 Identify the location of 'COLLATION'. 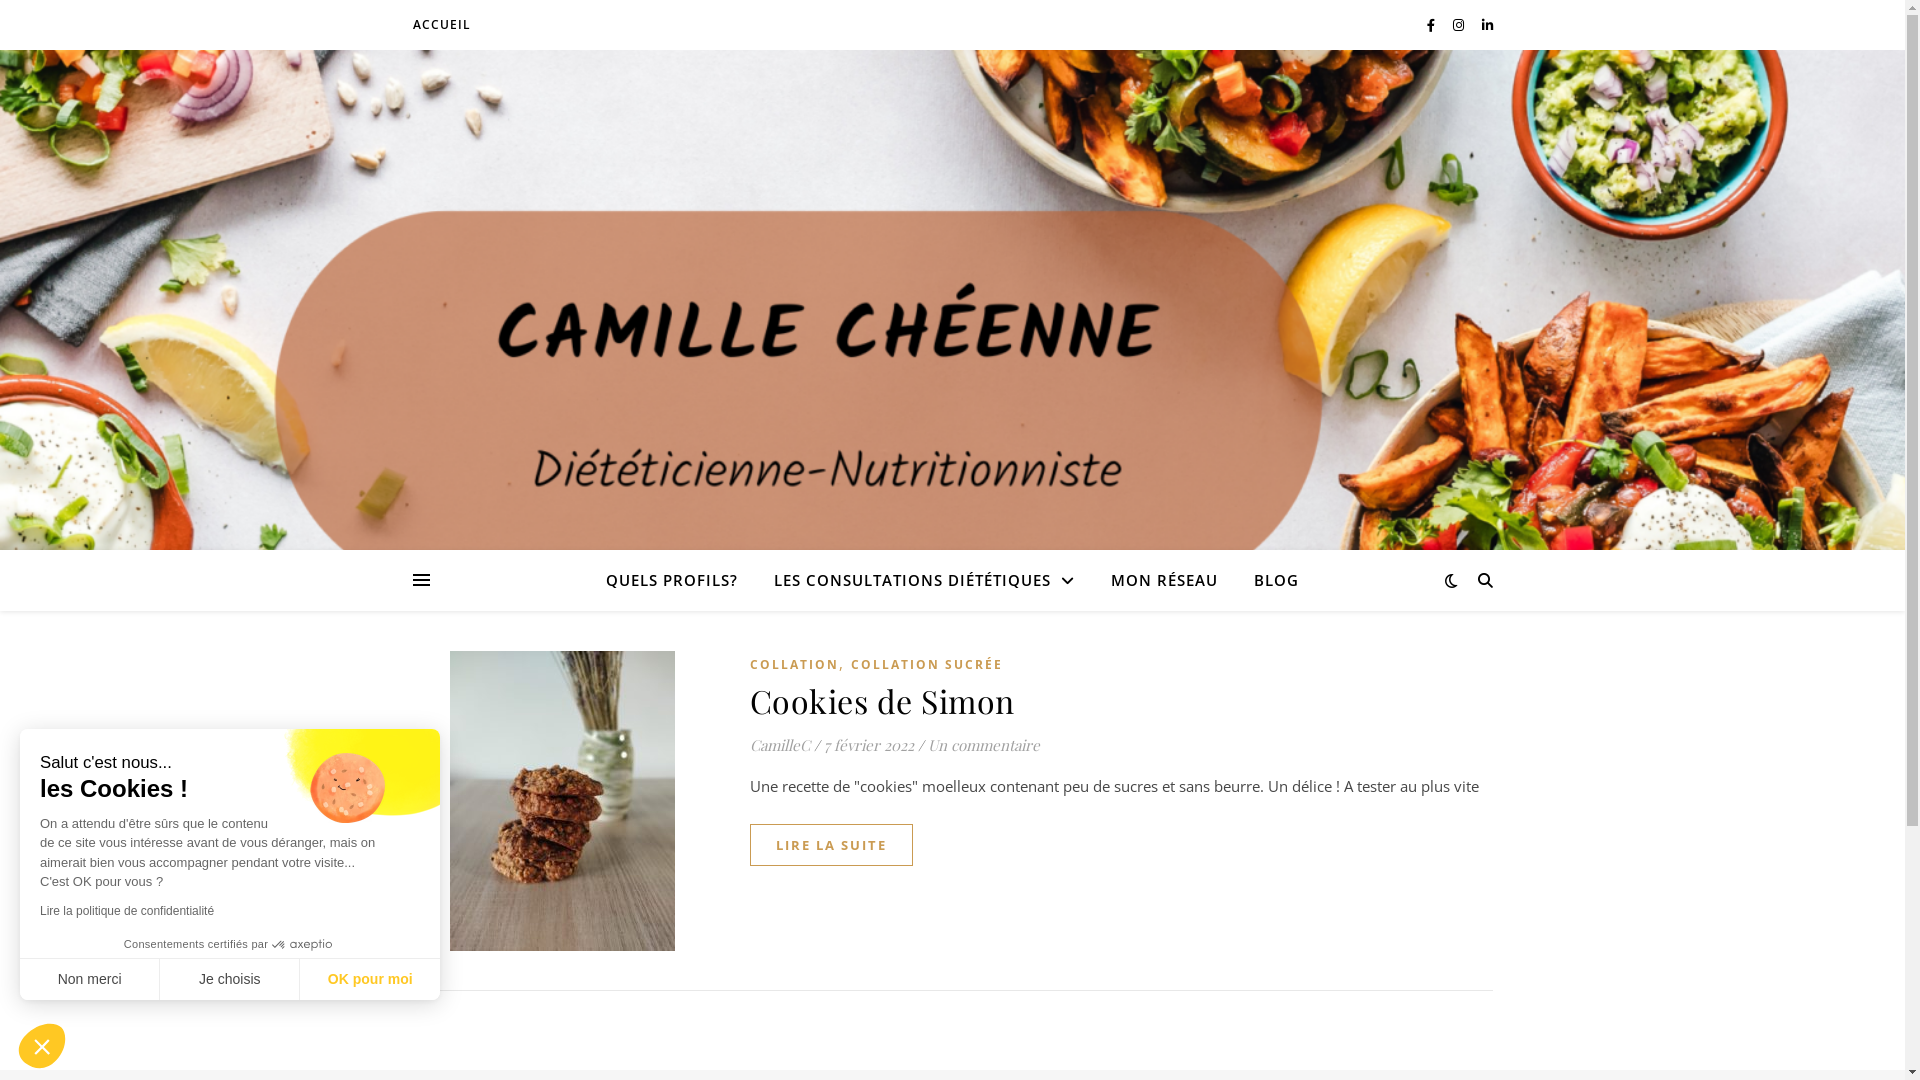
(793, 665).